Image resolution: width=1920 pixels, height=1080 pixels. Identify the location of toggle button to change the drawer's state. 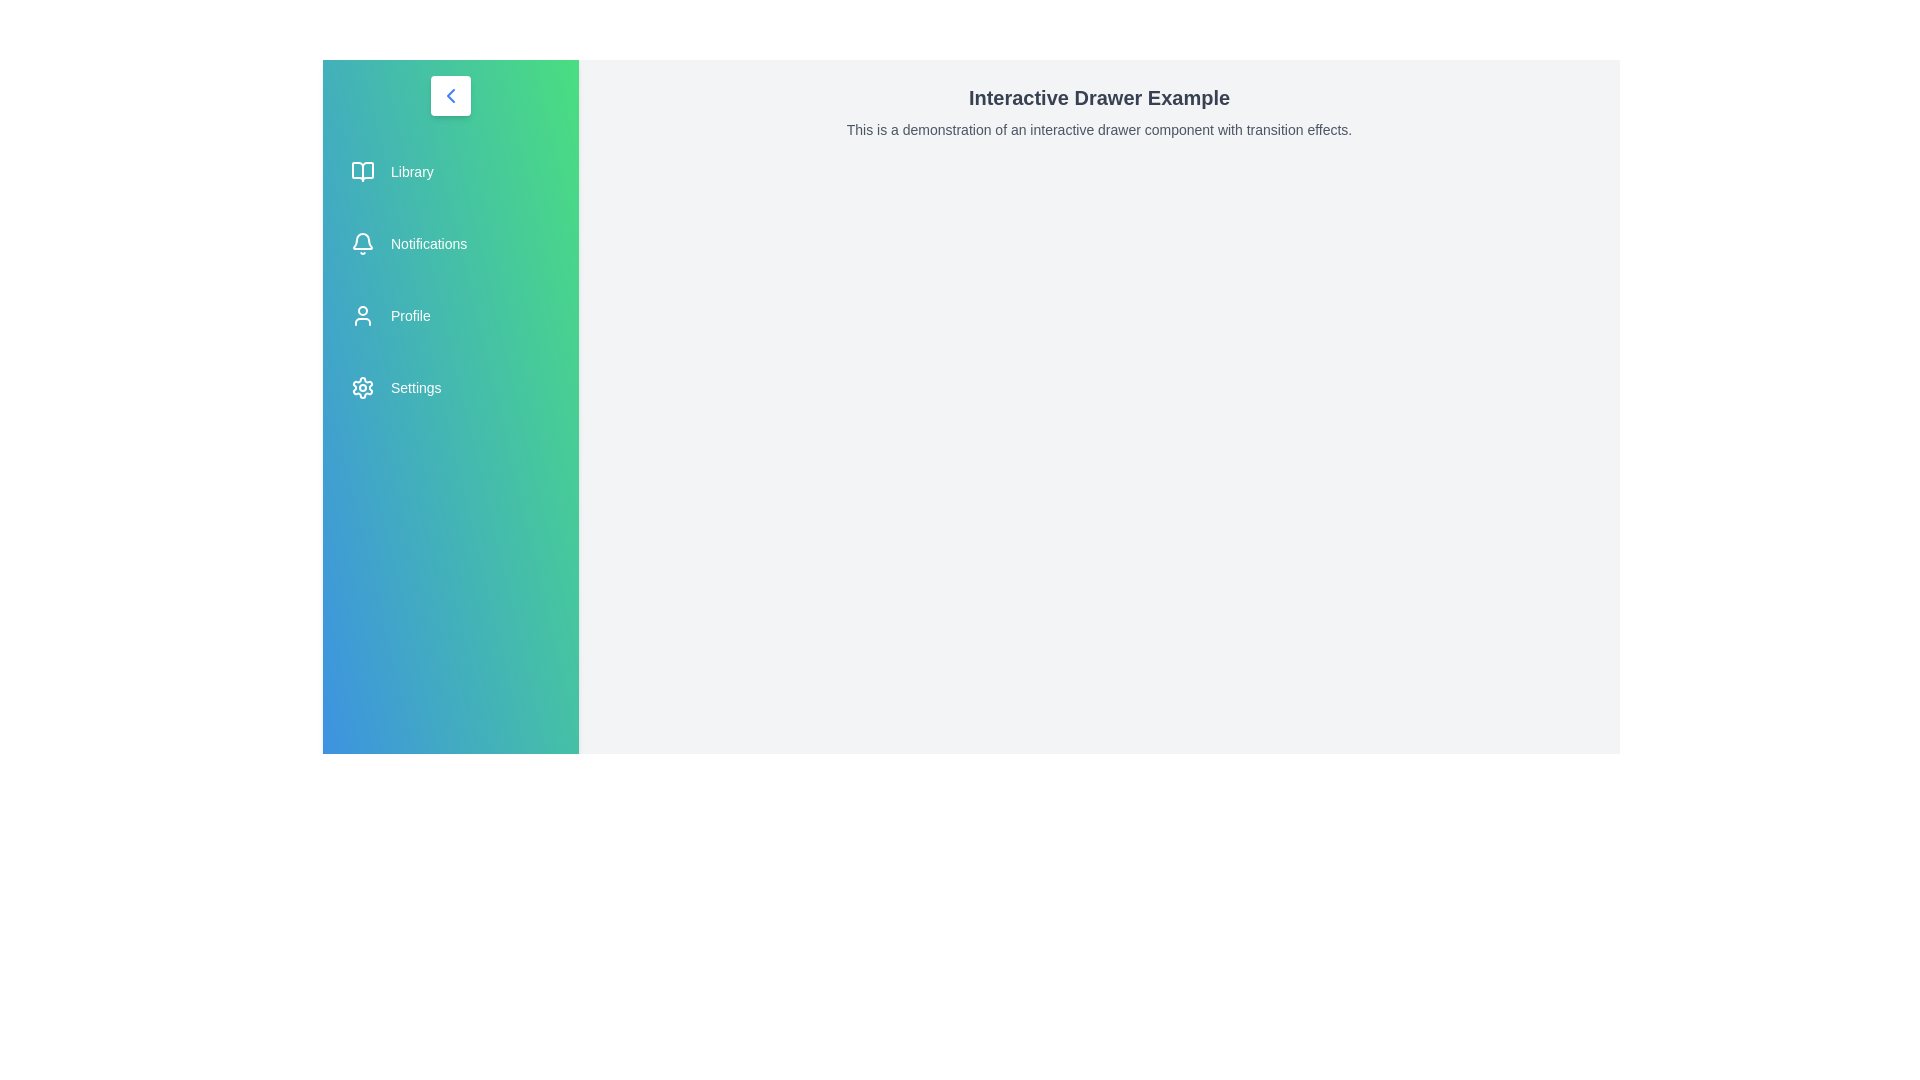
(450, 96).